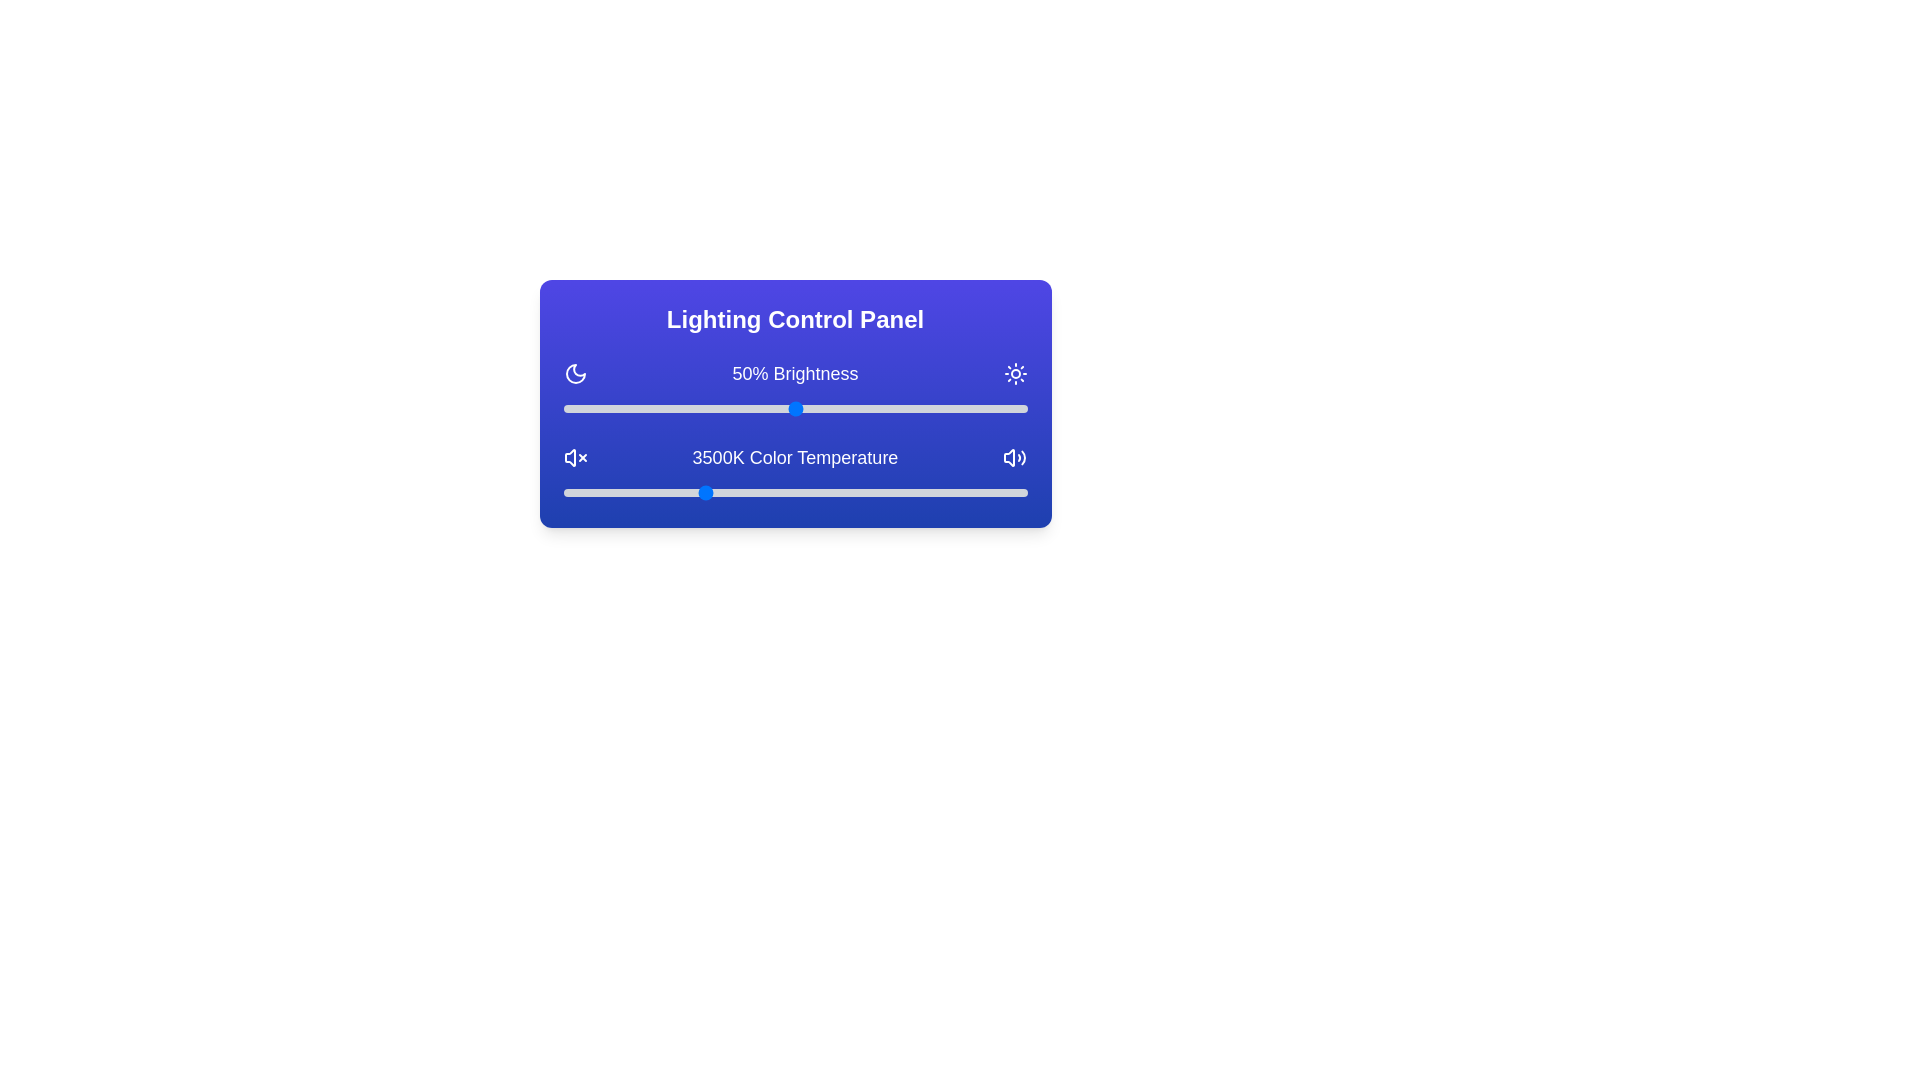 This screenshot has width=1920, height=1080. What do you see at coordinates (670, 493) in the screenshot?
I see `the color temperature slider to 3151 K` at bounding box center [670, 493].